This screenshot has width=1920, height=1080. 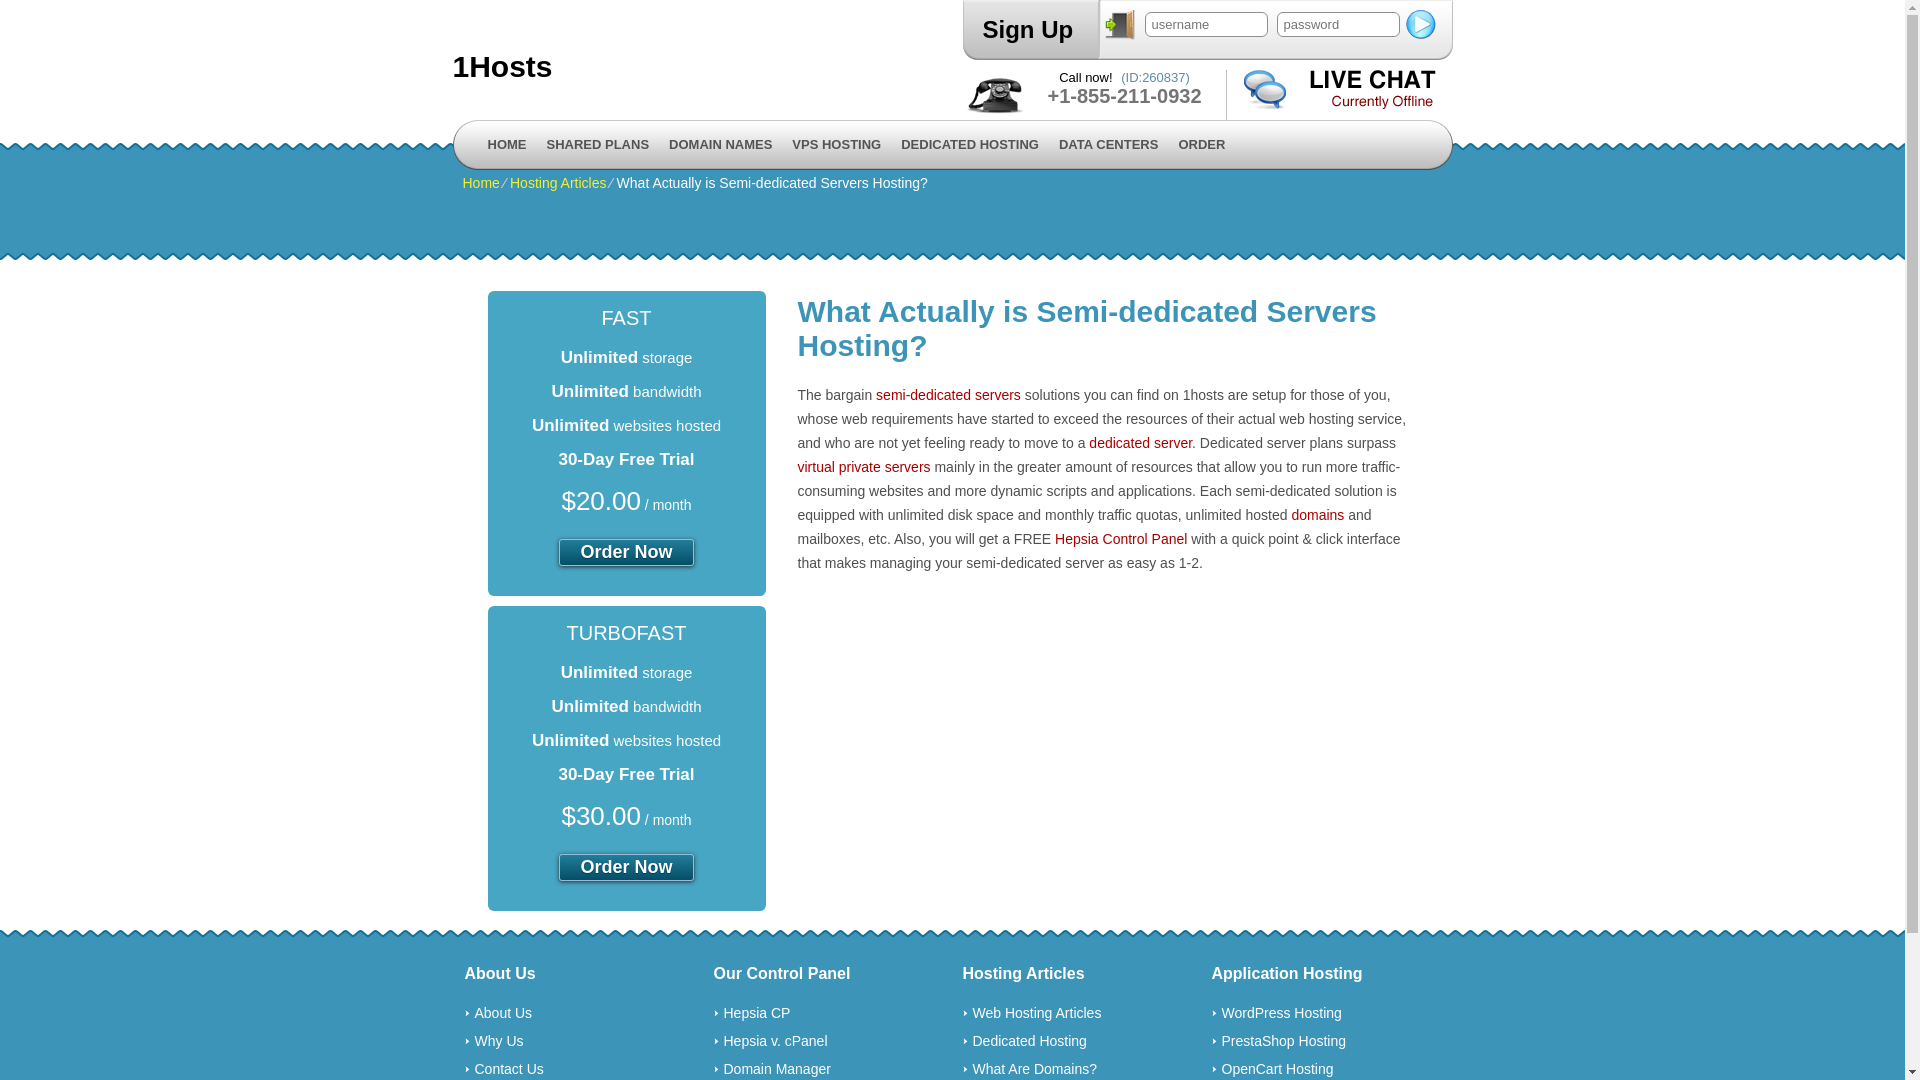 What do you see at coordinates (508, 1067) in the screenshot?
I see `'Contact Us'` at bounding box center [508, 1067].